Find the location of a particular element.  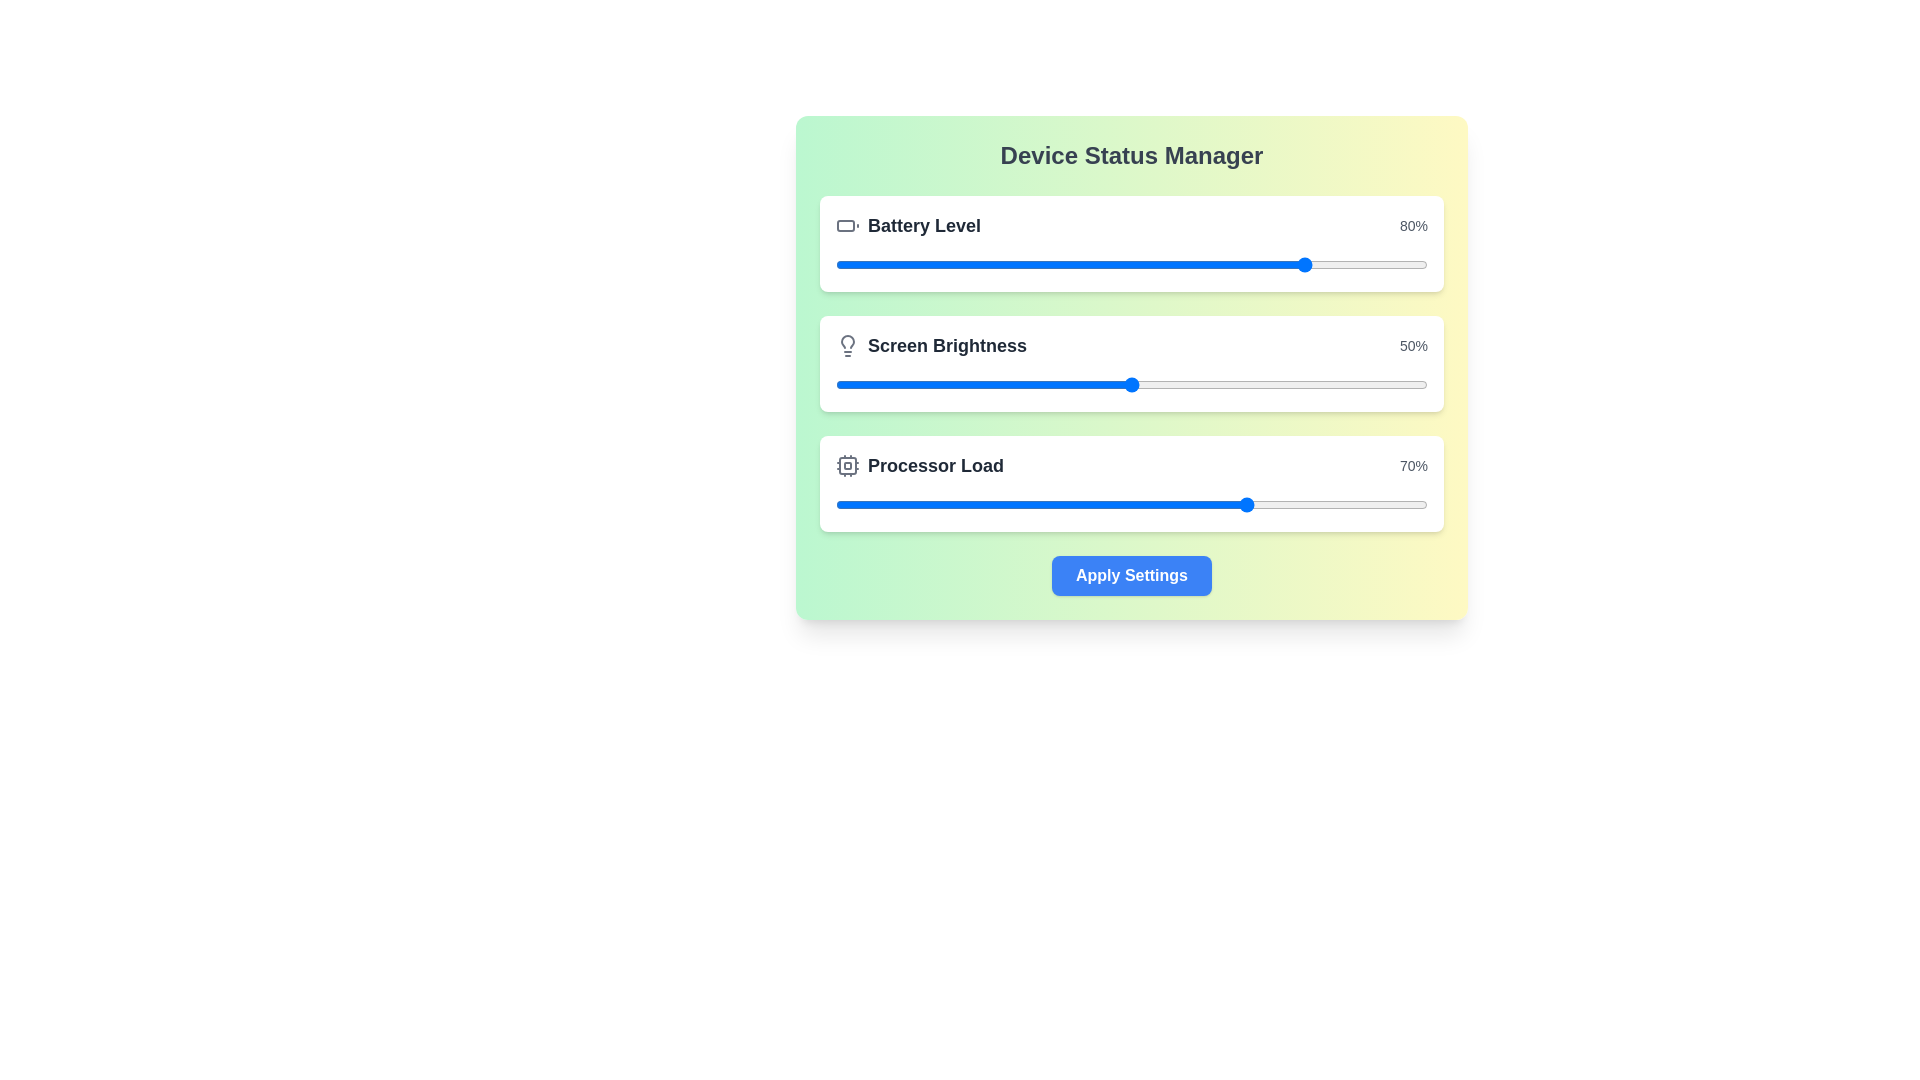

the brightness level is located at coordinates (847, 385).